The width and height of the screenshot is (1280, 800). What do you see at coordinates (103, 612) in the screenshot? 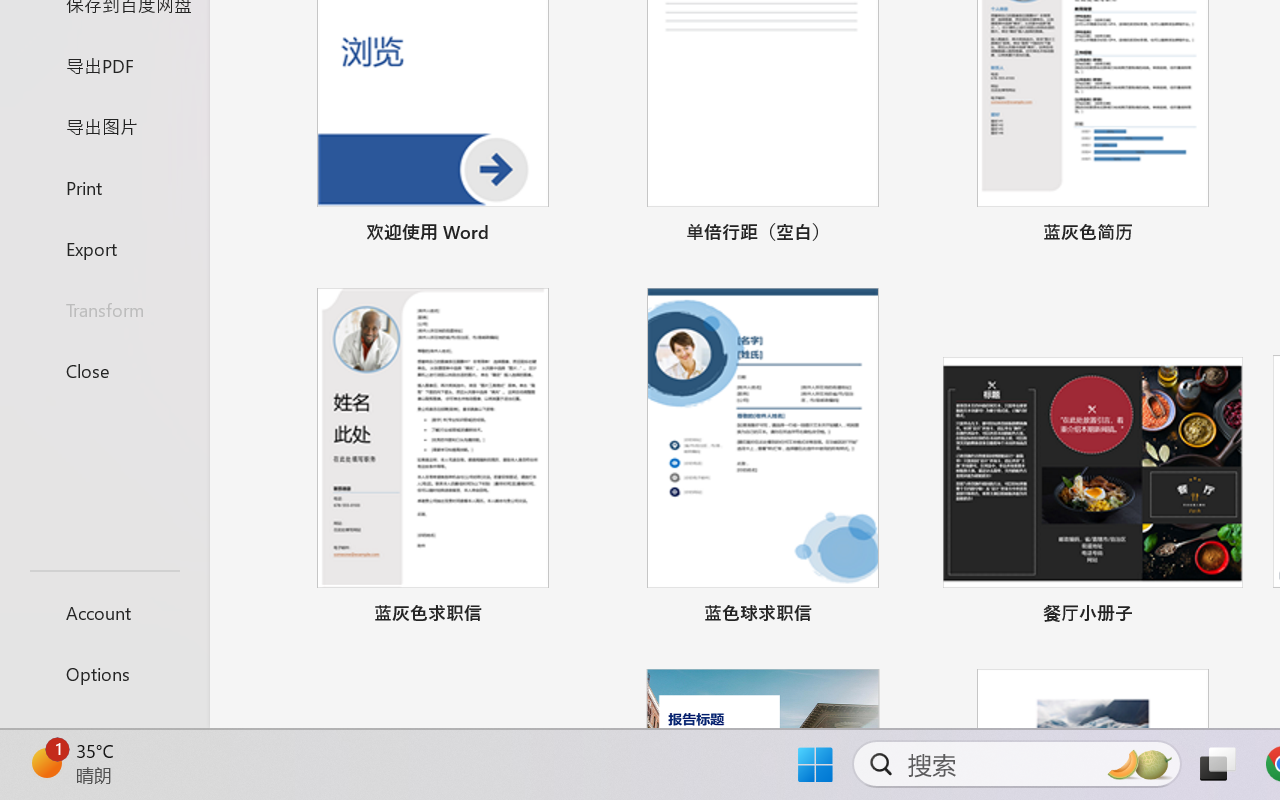
I see `'Account'` at bounding box center [103, 612].